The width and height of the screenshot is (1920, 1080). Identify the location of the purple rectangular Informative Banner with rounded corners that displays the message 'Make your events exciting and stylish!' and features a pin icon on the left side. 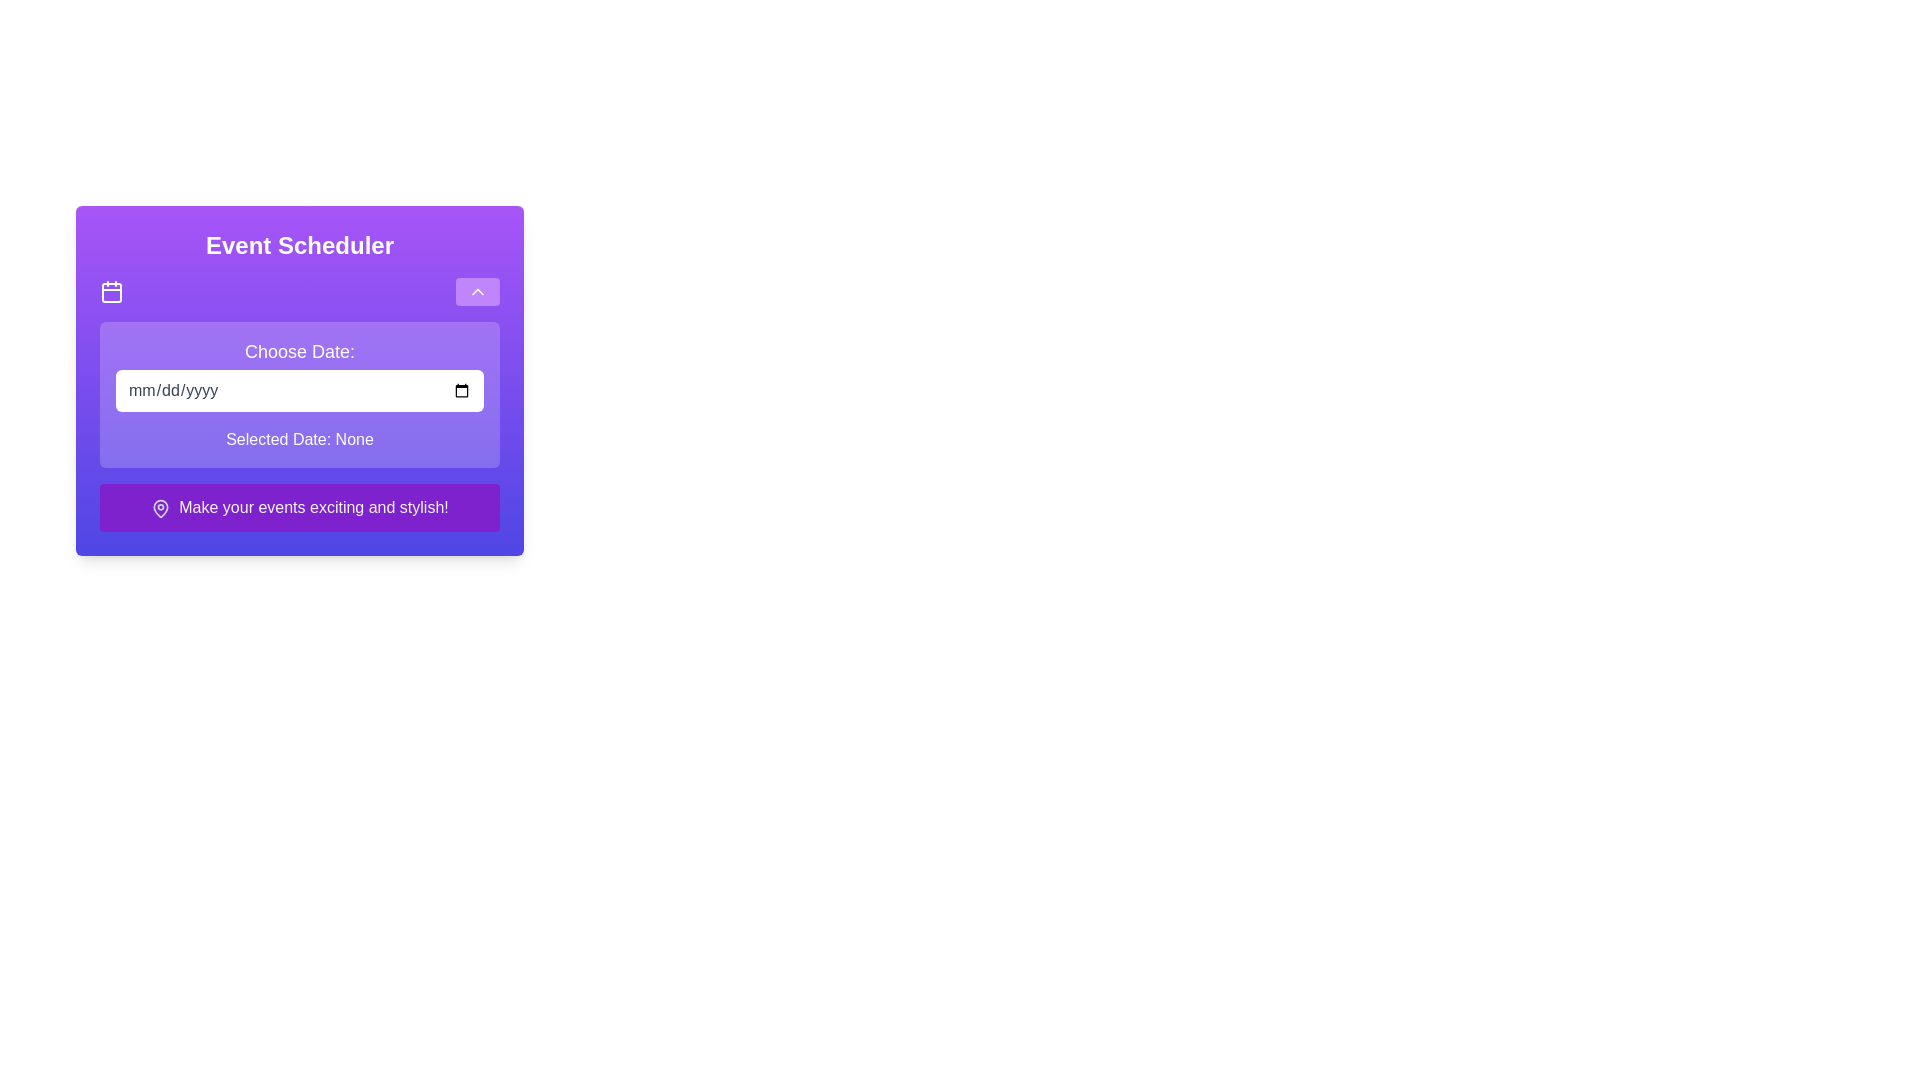
(298, 507).